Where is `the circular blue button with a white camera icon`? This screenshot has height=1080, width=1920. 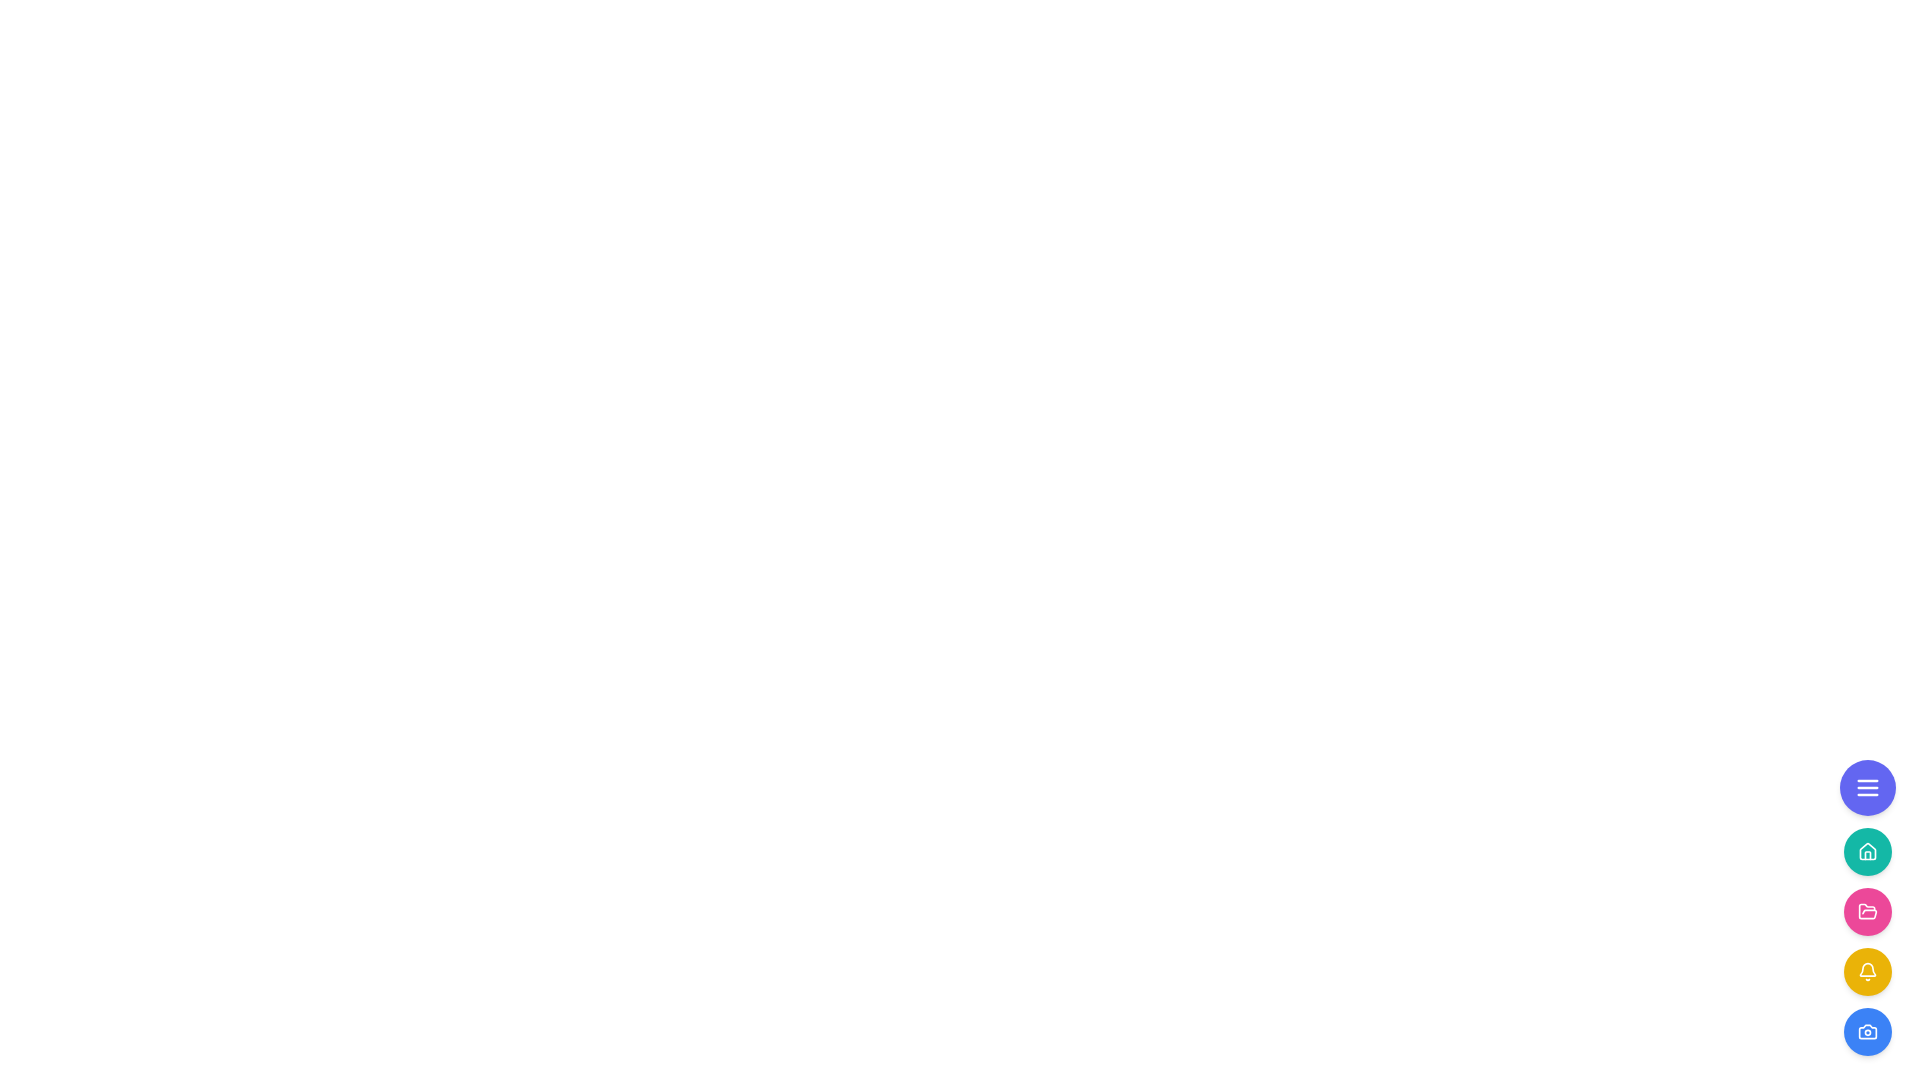 the circular blue button with a white camera icon is located at coordinates (1866, 1032).